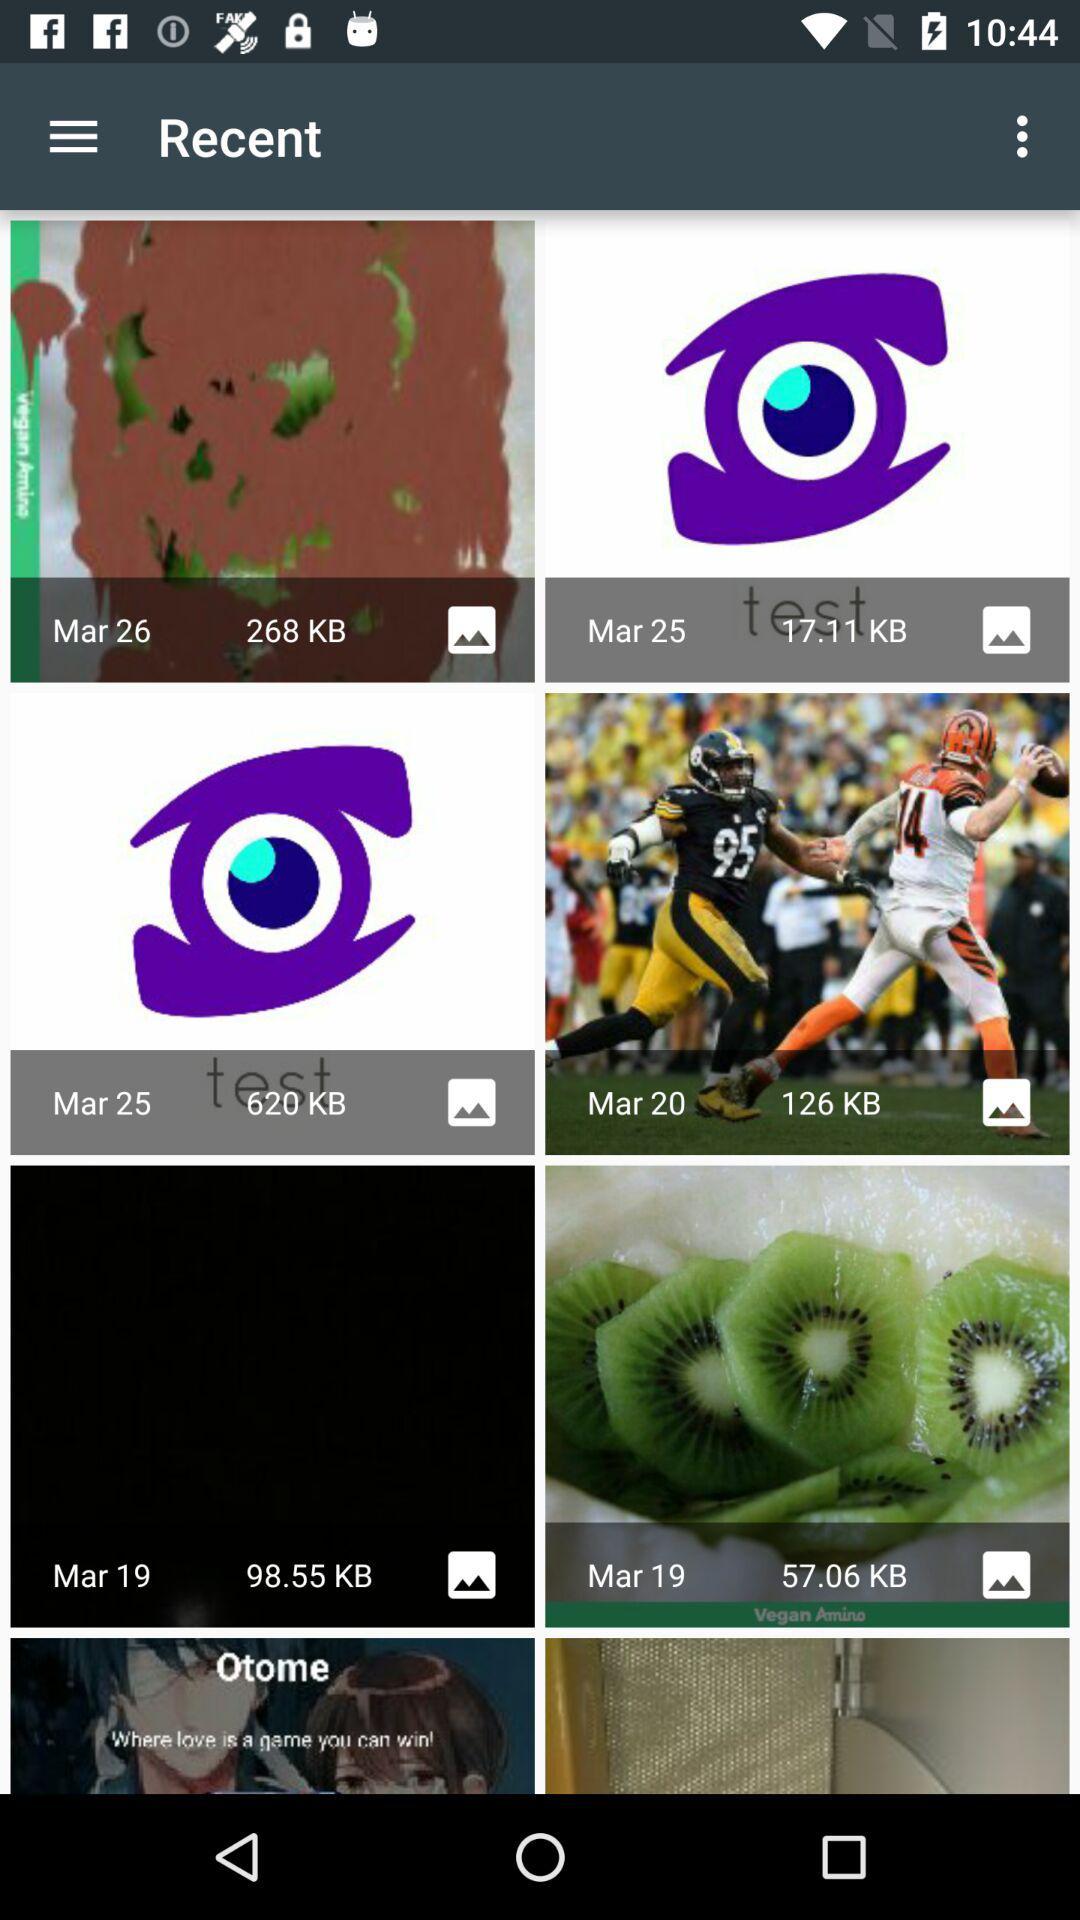 This screenshot has width=1080, height=1920. Describe the element at coordinates (806, 923) in the screenshot. I see `the second image on left` at that location.